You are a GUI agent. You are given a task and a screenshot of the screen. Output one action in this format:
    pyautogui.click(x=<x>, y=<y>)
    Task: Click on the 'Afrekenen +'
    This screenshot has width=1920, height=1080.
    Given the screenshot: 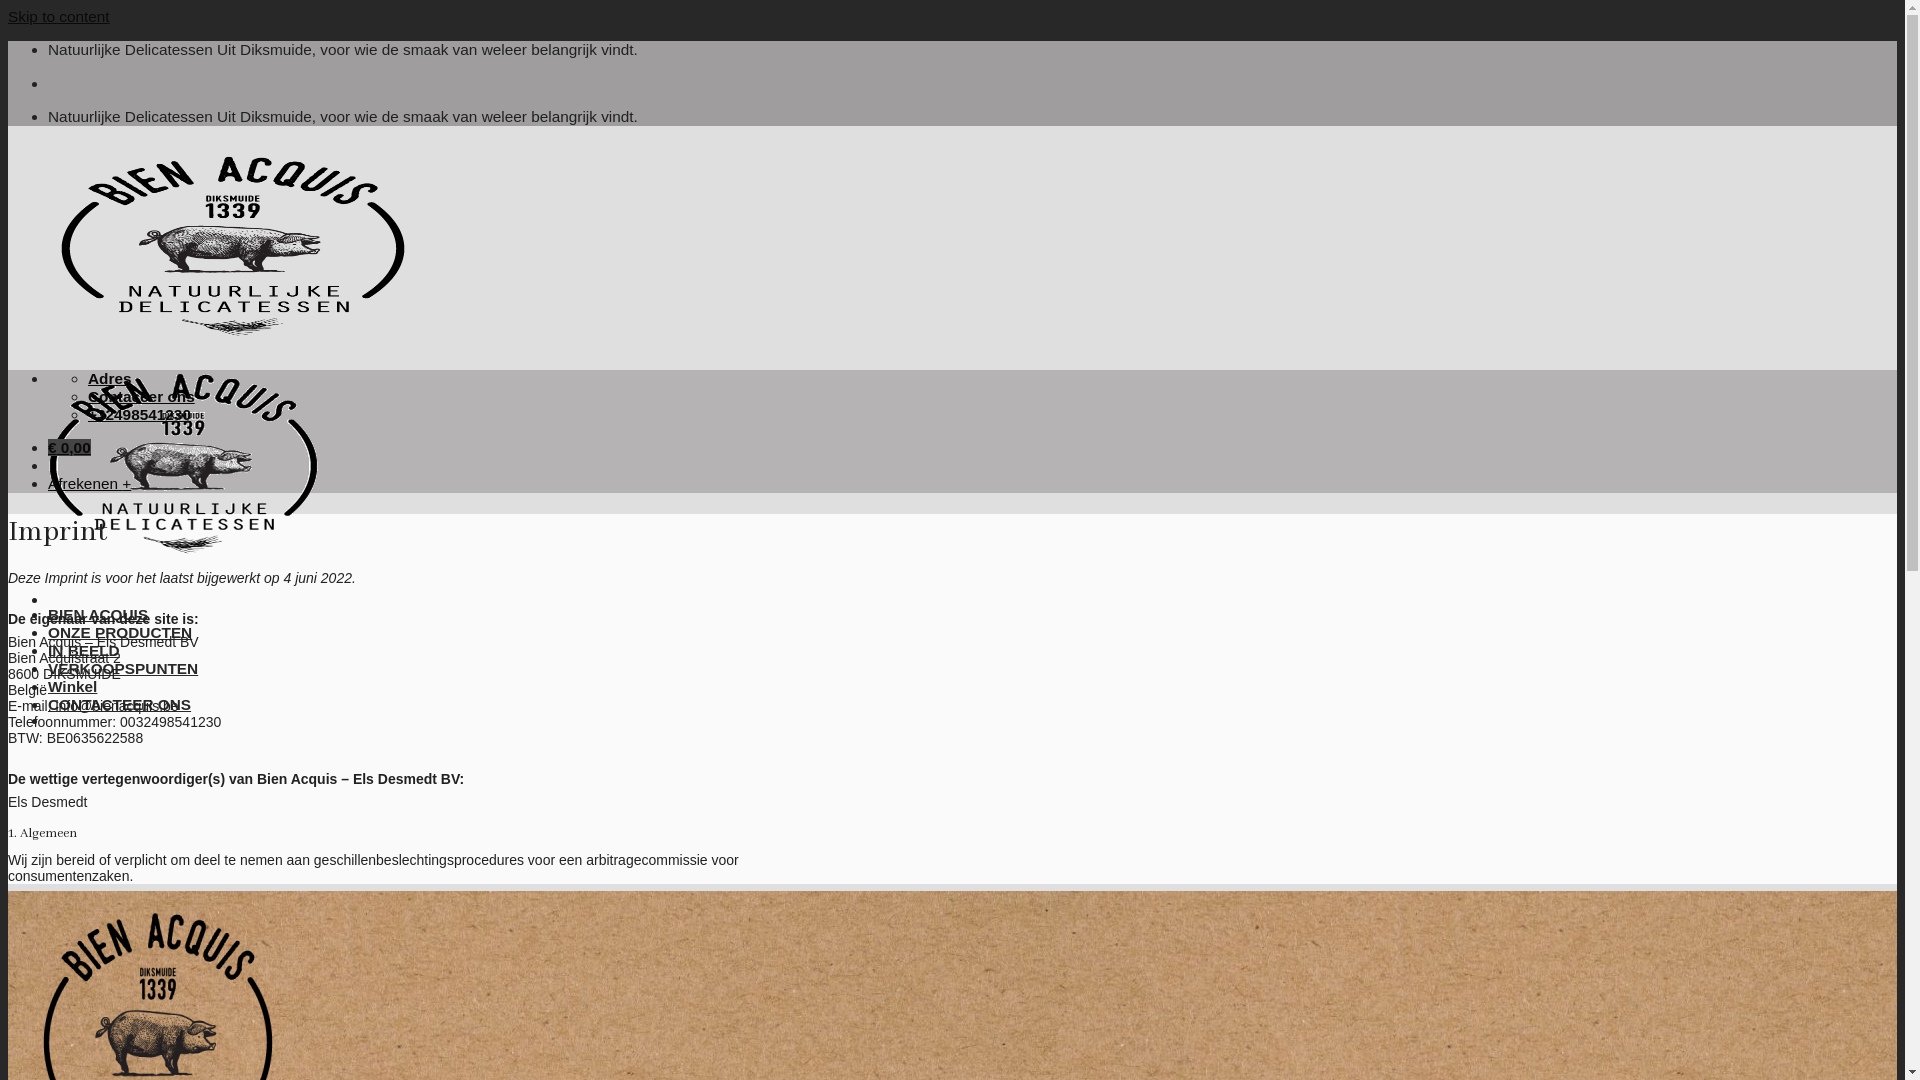 What is the action you would take?
    pyautogui.click(x=88, y=483)
    